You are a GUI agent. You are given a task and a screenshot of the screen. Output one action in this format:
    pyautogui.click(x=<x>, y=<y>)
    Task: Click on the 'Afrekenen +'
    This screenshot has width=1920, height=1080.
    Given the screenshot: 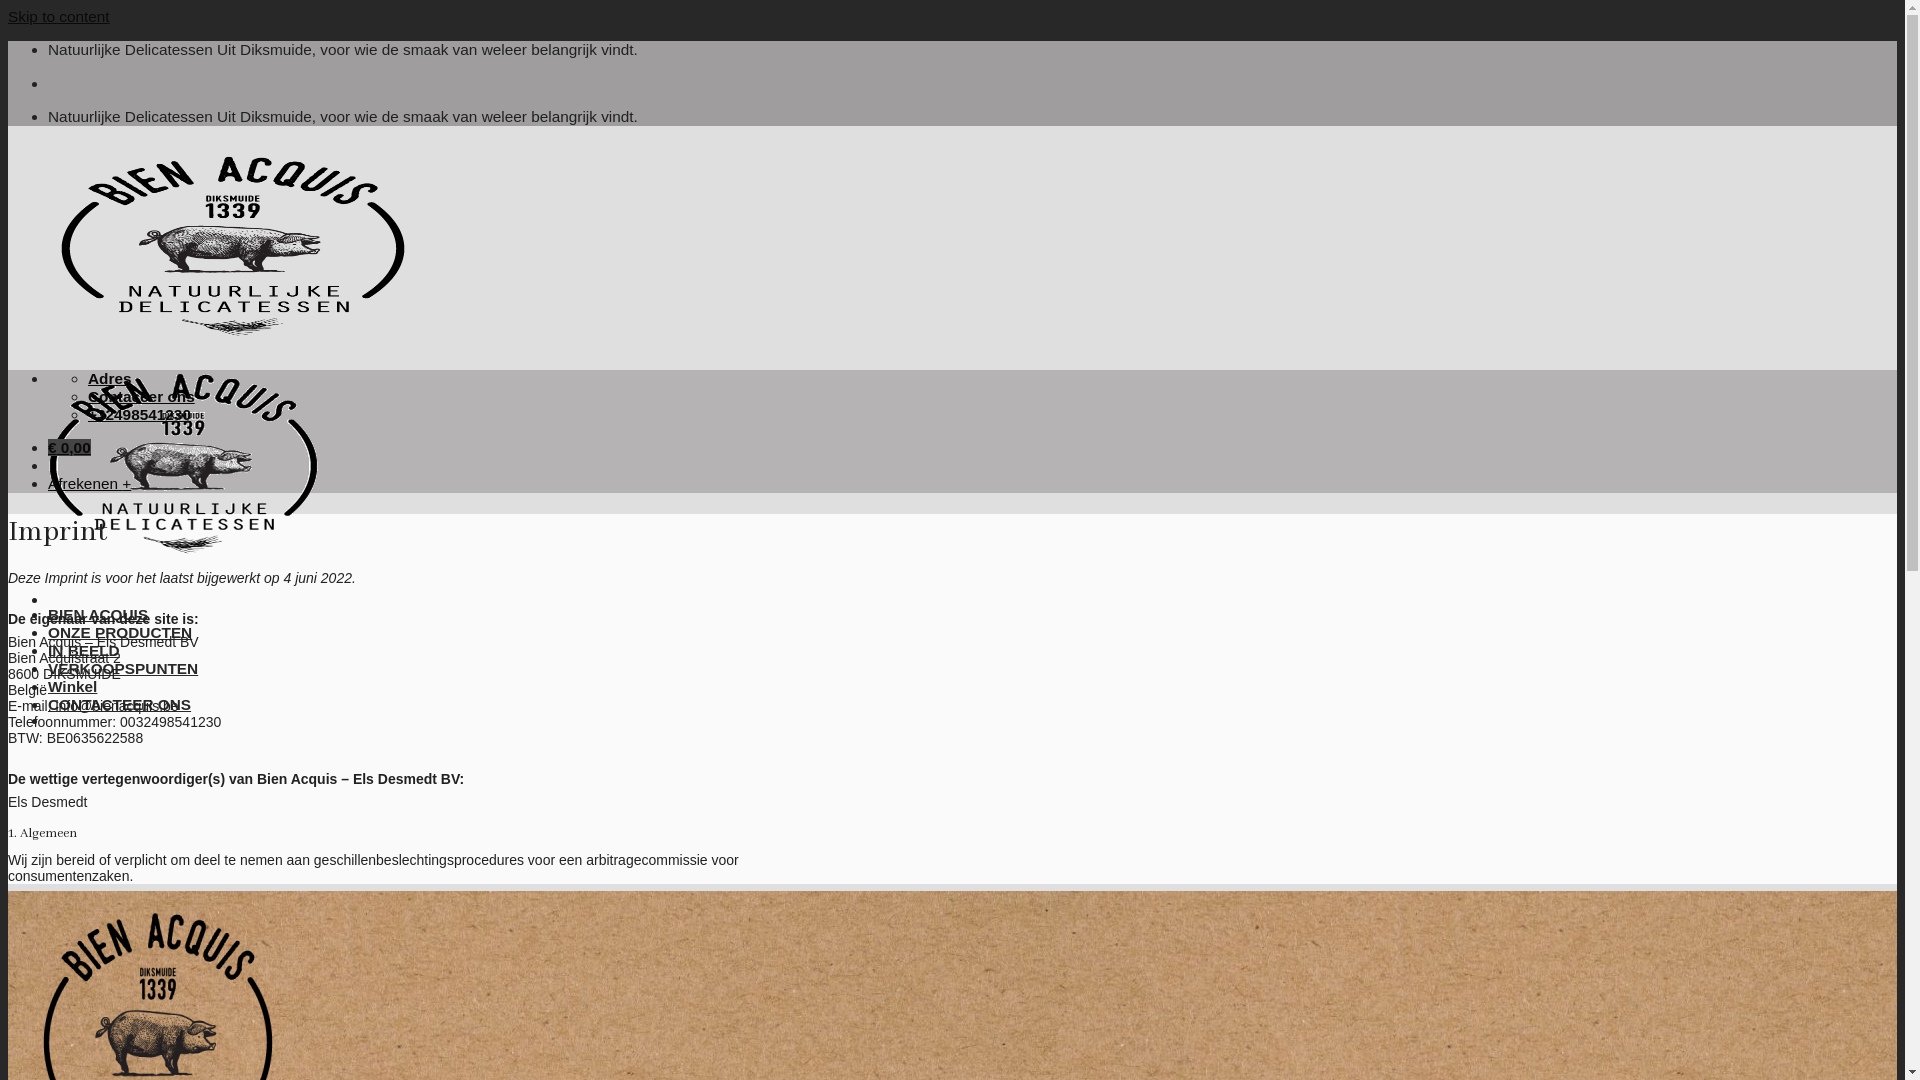 What is the action you would take?
    pyautogui.click(x=88, y=483)
    